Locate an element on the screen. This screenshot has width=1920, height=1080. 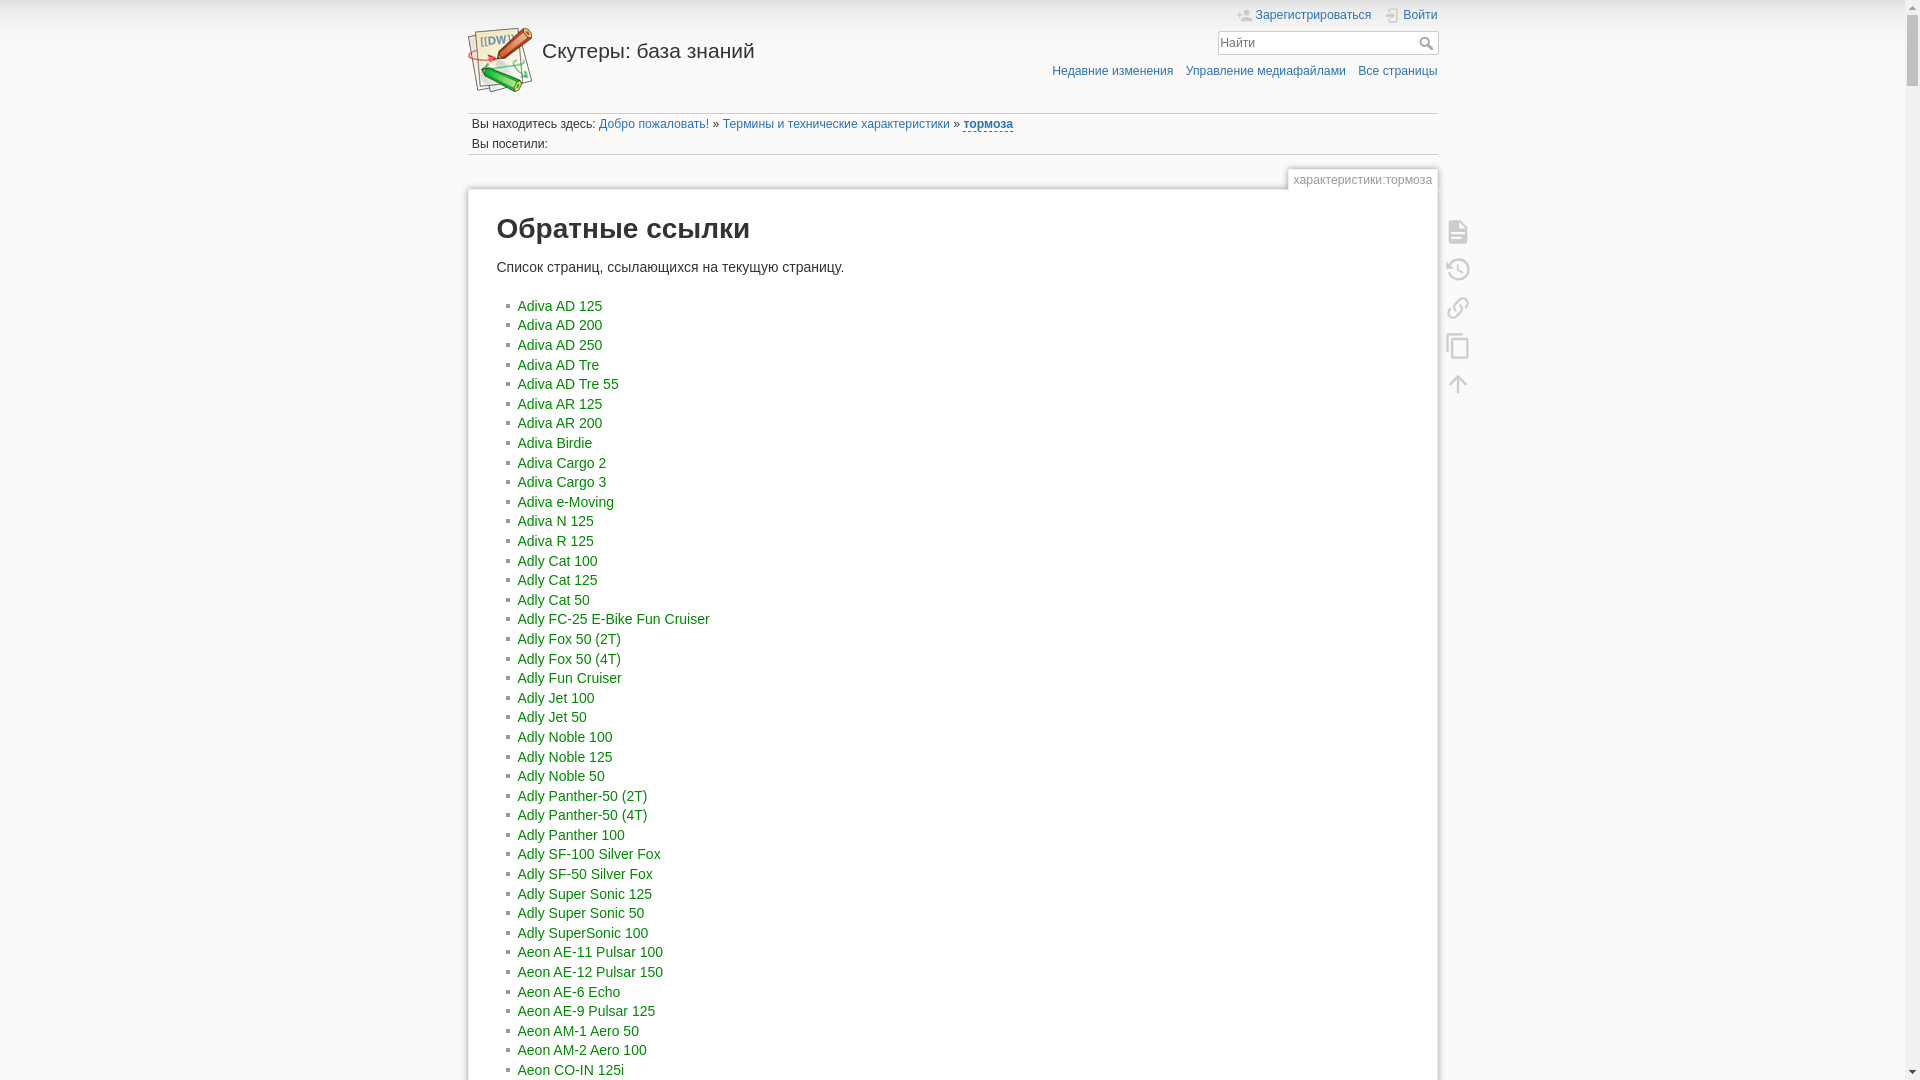
'Adly Noble 100' is located at coordinates (518, 736).